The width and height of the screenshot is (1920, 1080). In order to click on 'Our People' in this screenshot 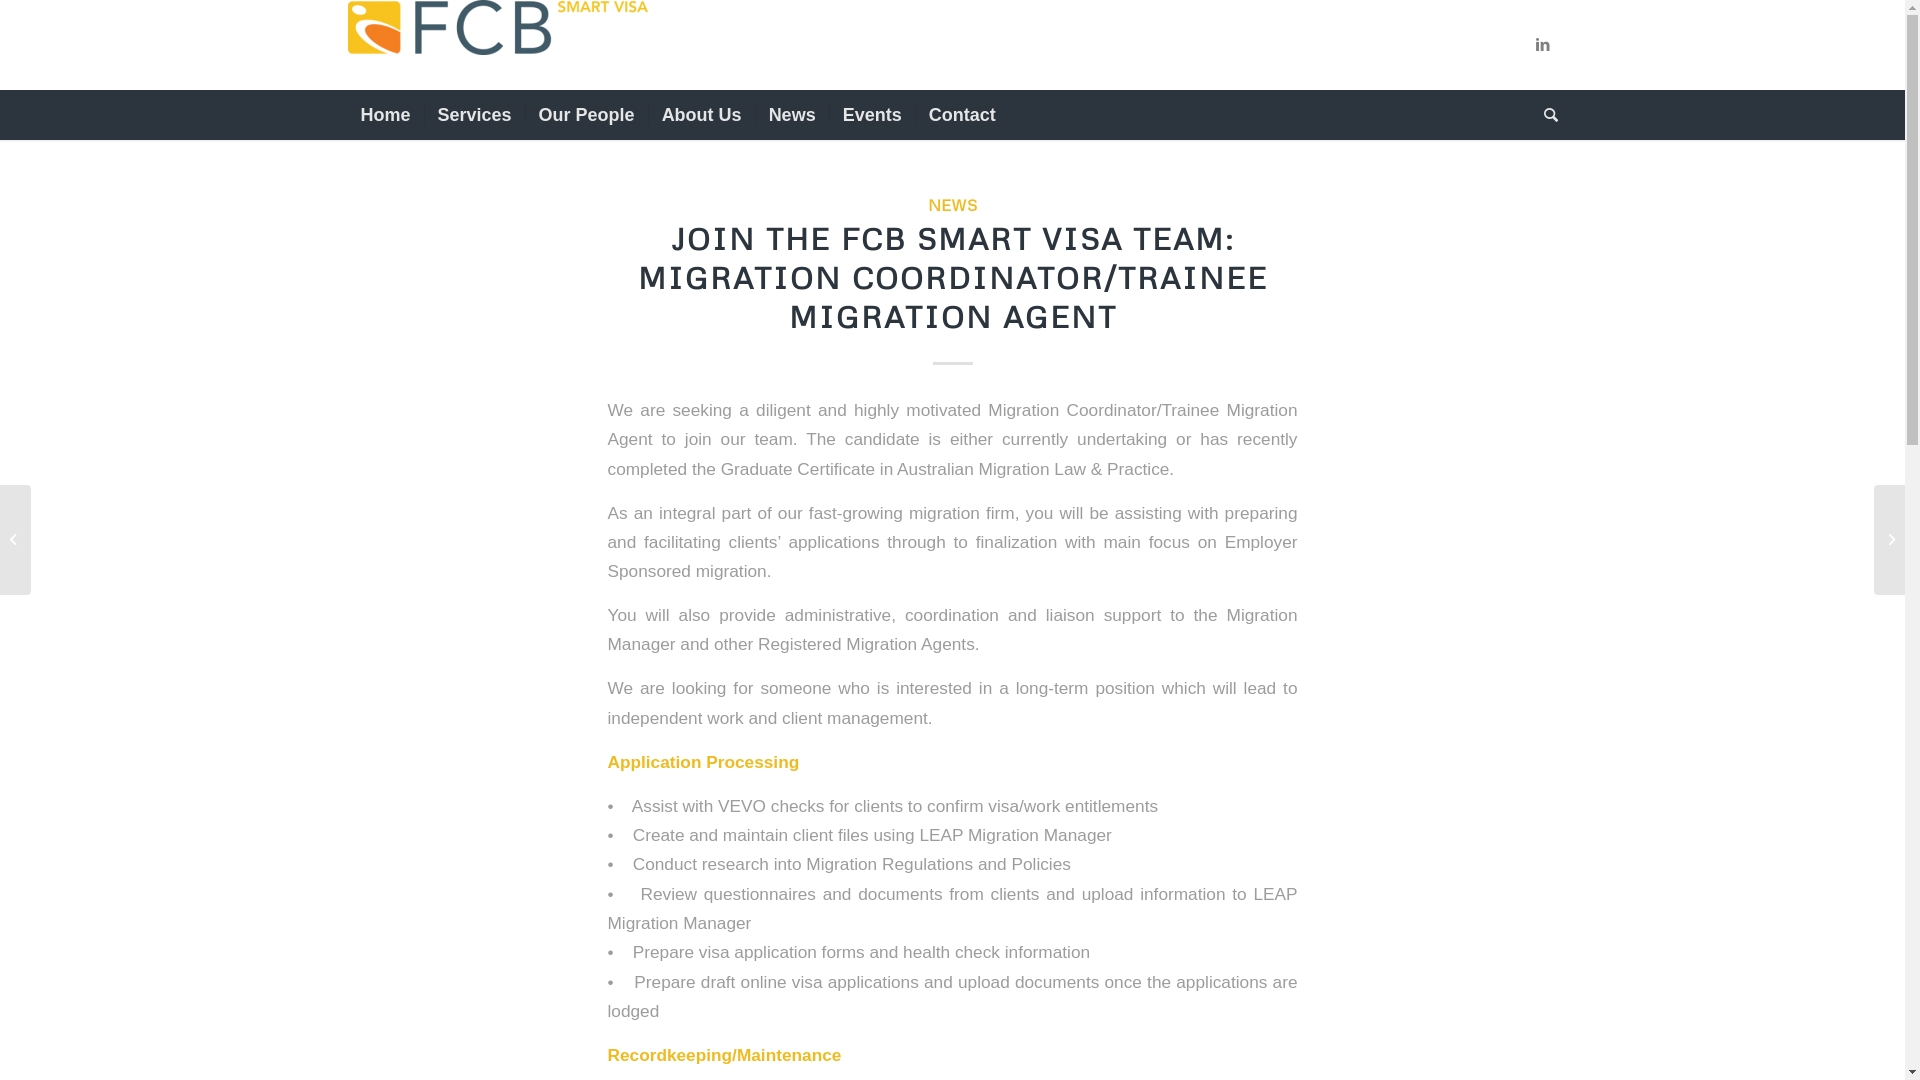, I will do `click(585, 115)`.